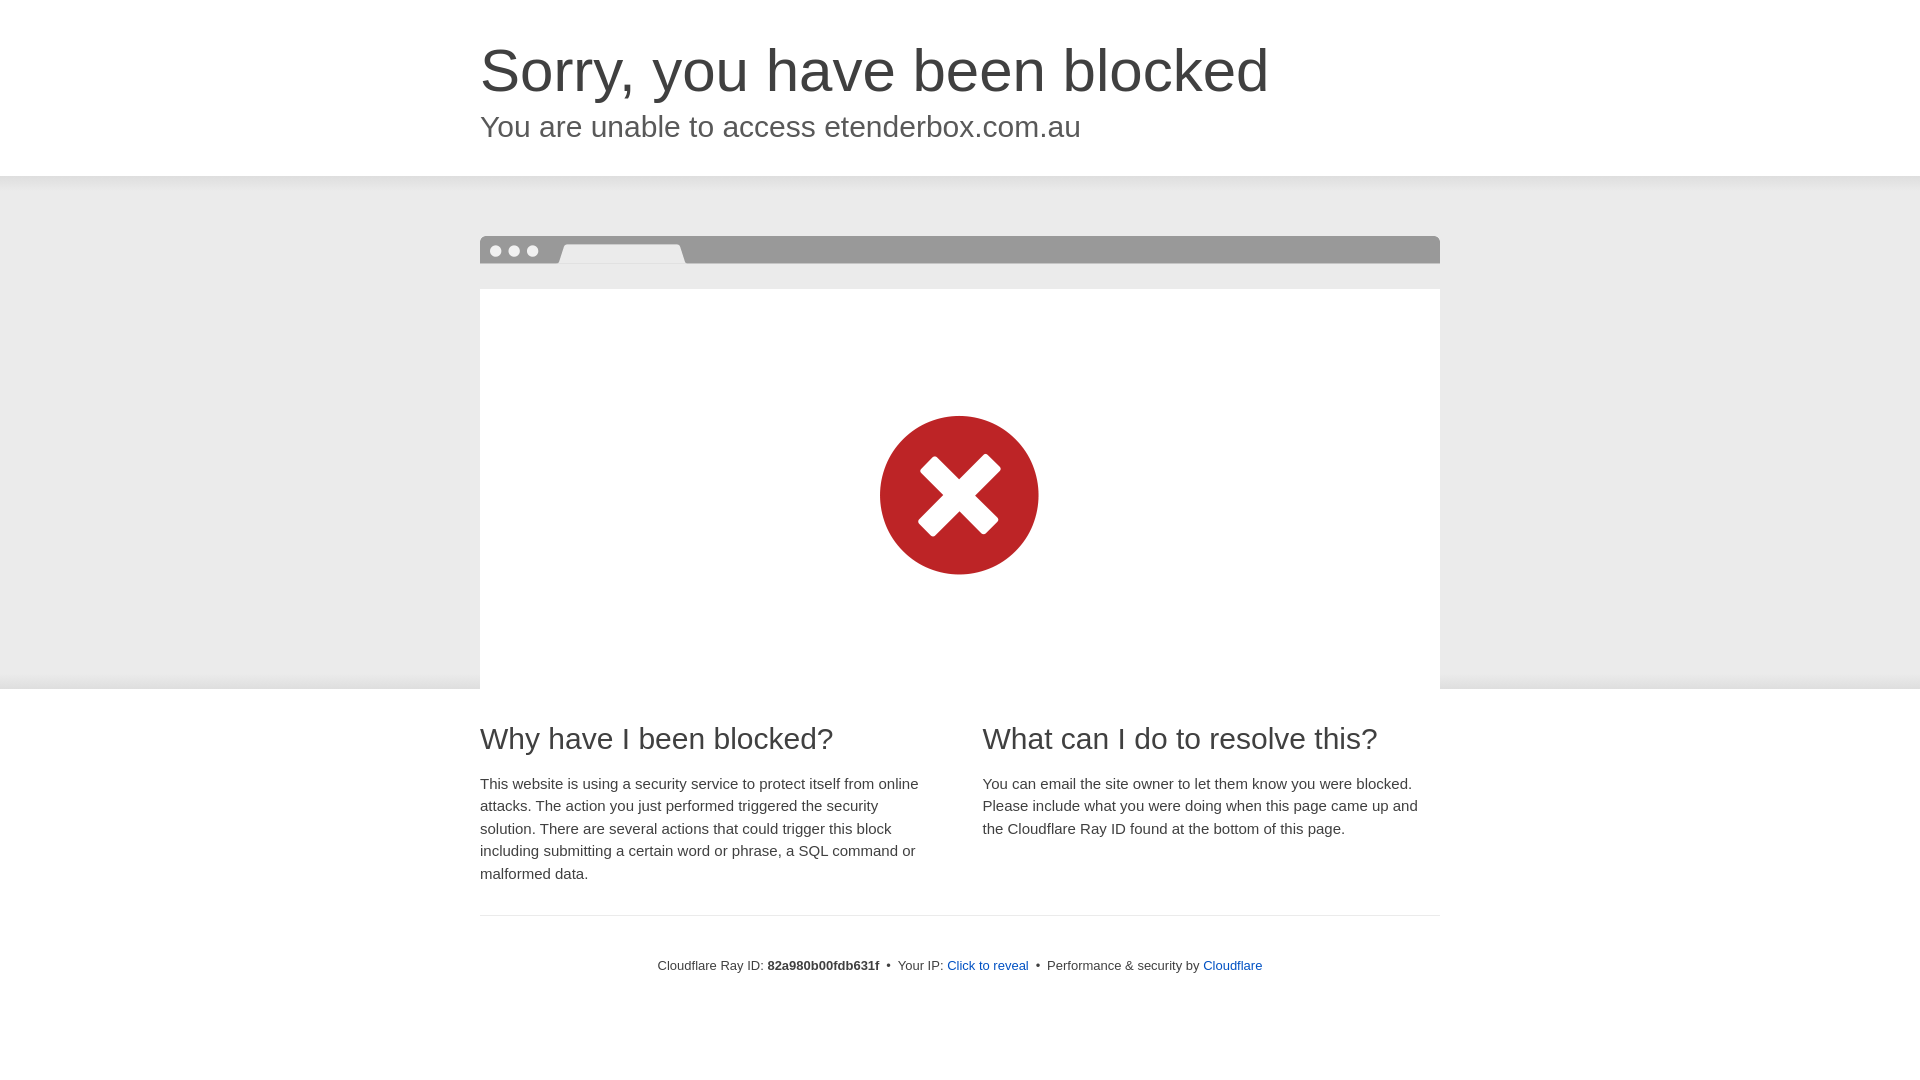 The height and width of the screenshot is (1080, 1920). I want to click on 'Cloudflare', so click(1231, 964).